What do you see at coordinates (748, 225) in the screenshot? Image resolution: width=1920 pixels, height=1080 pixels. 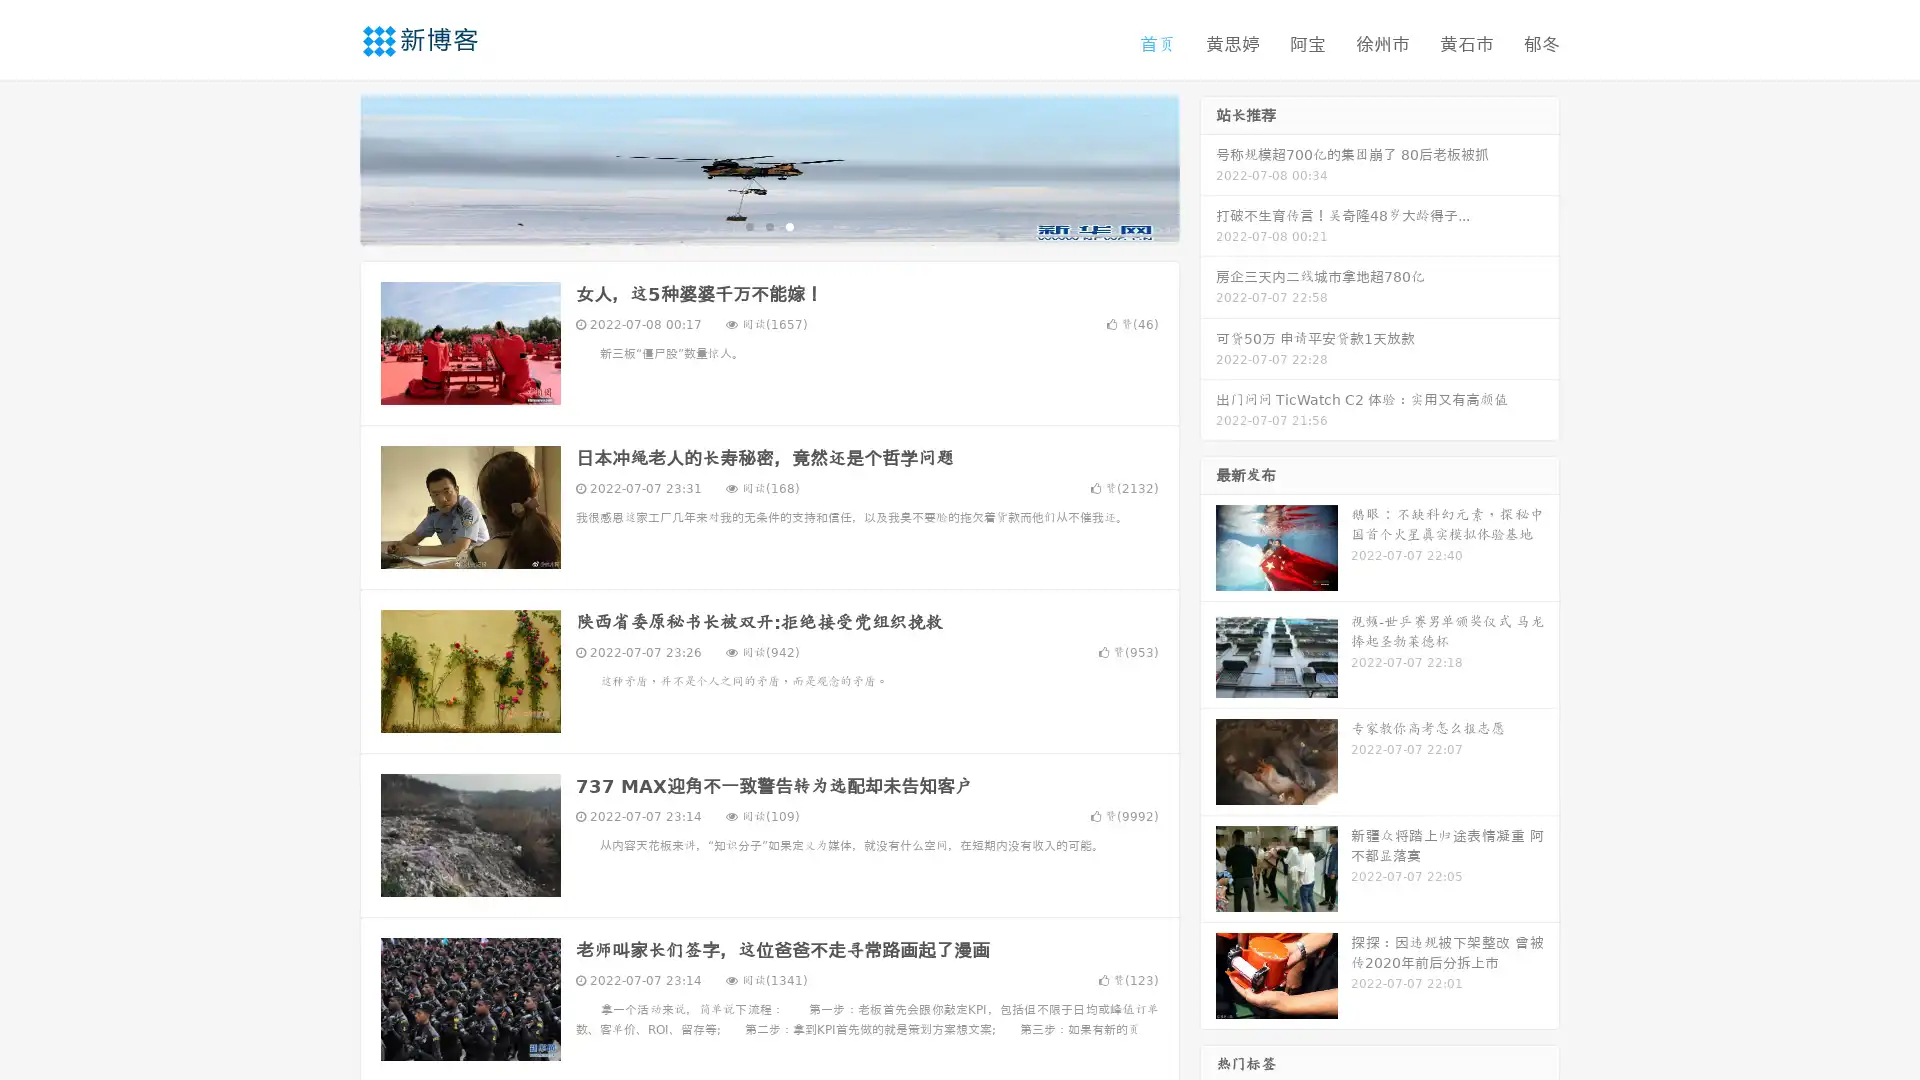 I see `Go to slide 1` at bounding box center [748, 225].